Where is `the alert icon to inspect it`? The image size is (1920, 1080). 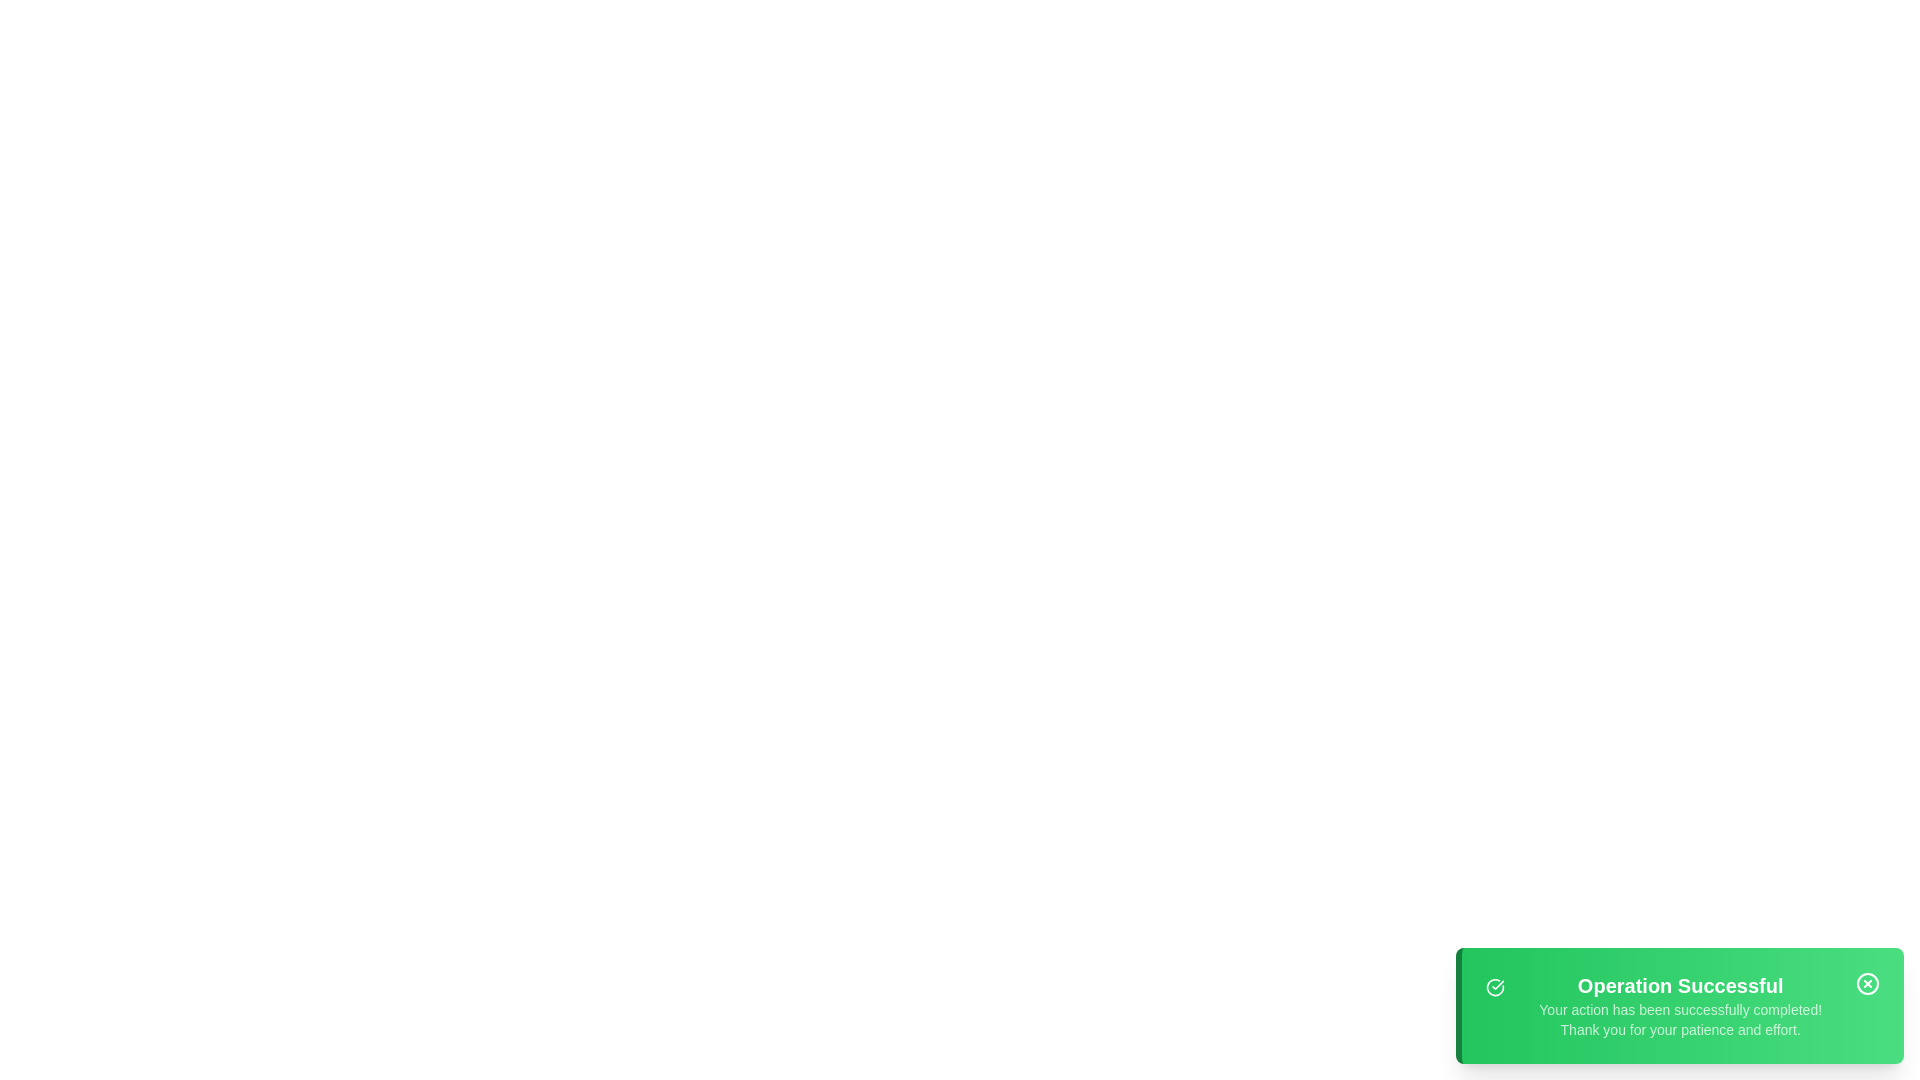
the alert icon to inspect it is located at coordinates (1495, 986).